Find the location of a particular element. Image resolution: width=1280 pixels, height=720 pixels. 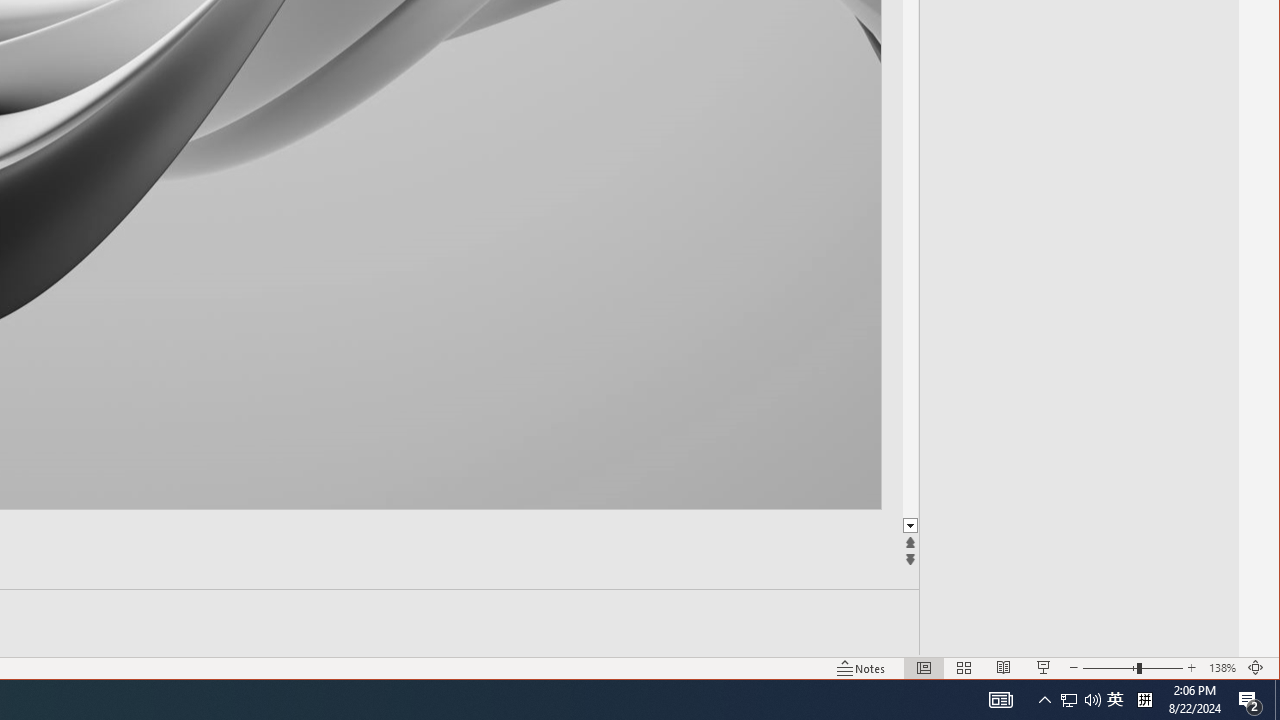

'Zoom Out' is located at coordinates (1108, 668).